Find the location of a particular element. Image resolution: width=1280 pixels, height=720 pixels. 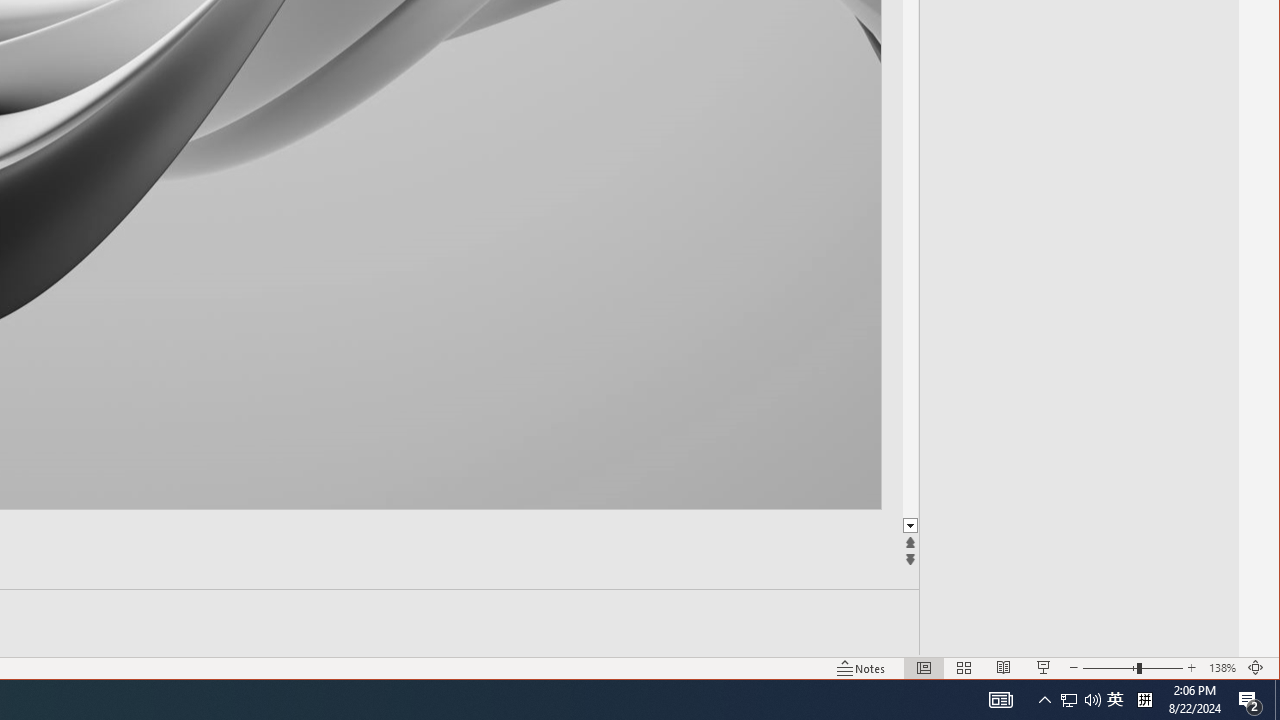

'Zoom Out' is located at coordinates (1108, 668).